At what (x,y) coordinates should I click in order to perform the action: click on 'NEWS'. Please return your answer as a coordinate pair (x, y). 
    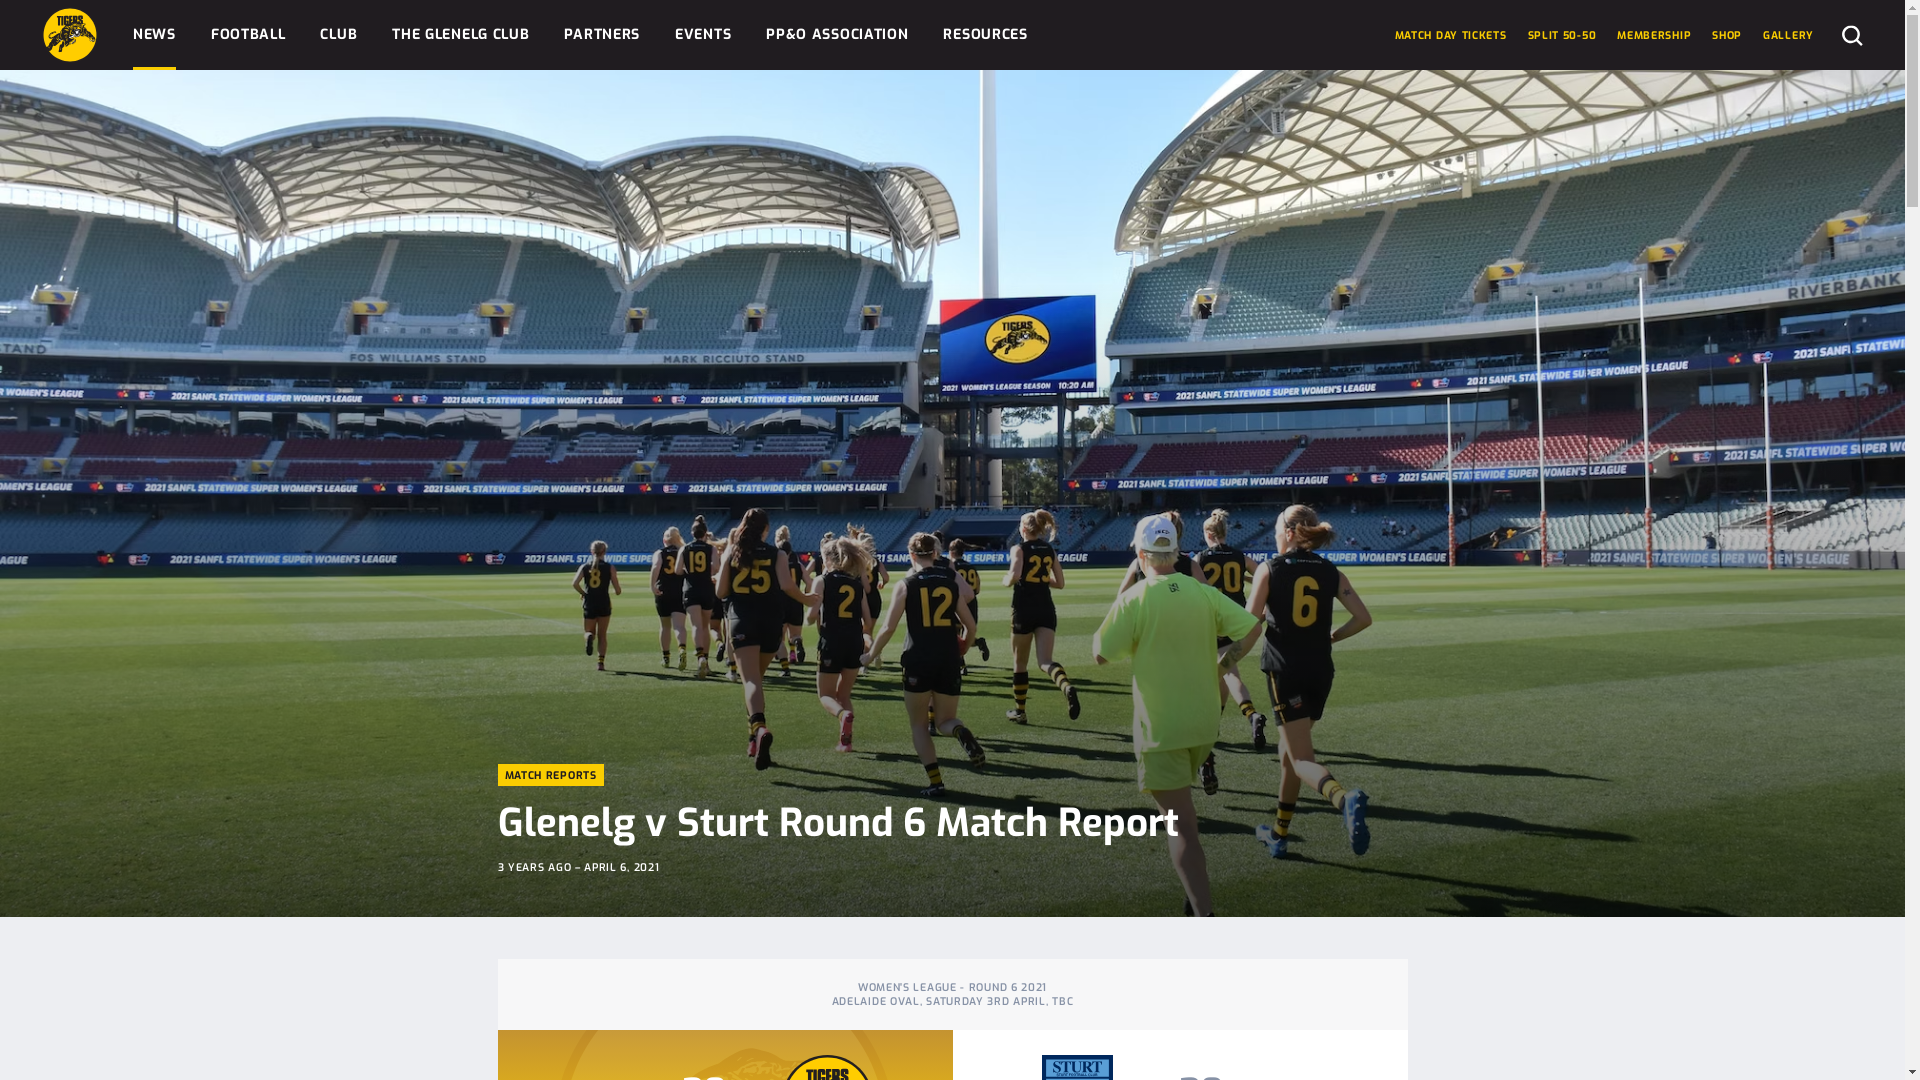
    Looking at the image, I should click on (153, 34).